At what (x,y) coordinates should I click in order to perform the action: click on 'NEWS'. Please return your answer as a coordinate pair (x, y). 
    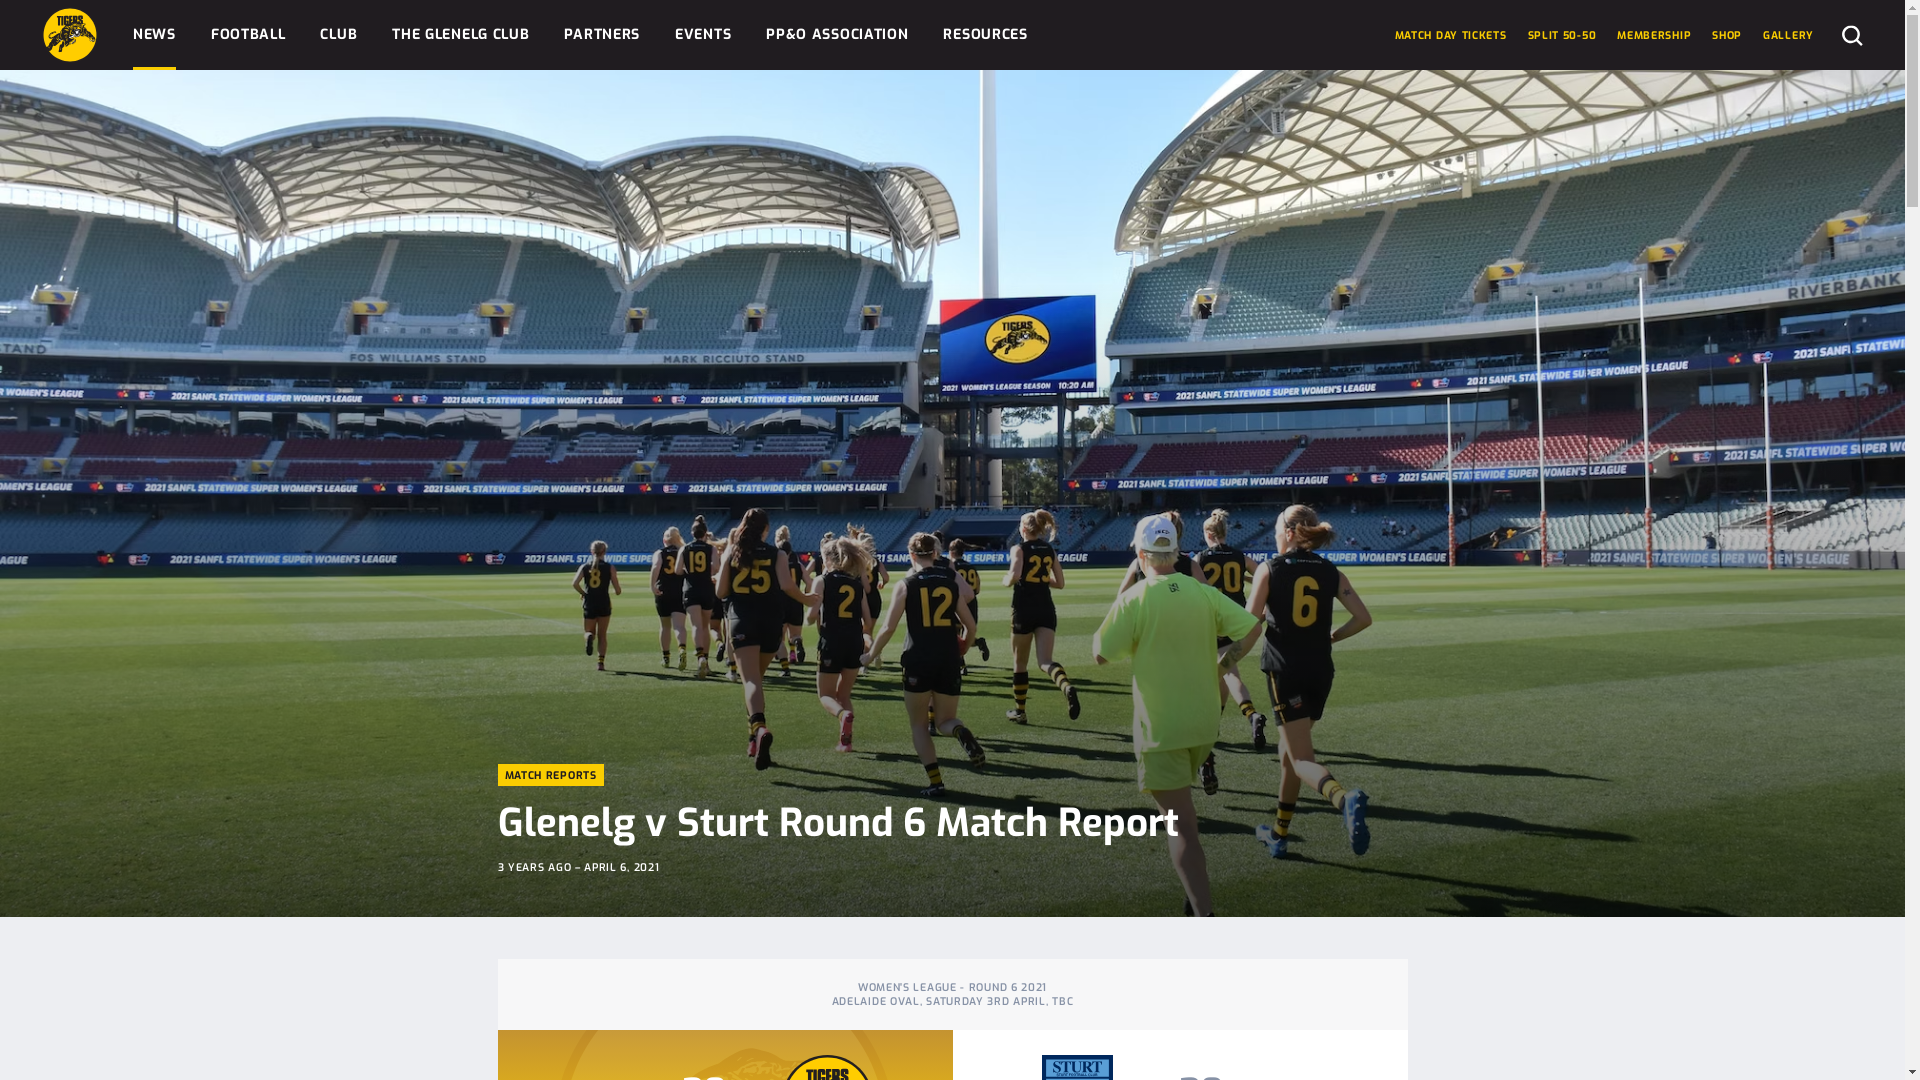
    Looking at the image, I should click on (153, 34).